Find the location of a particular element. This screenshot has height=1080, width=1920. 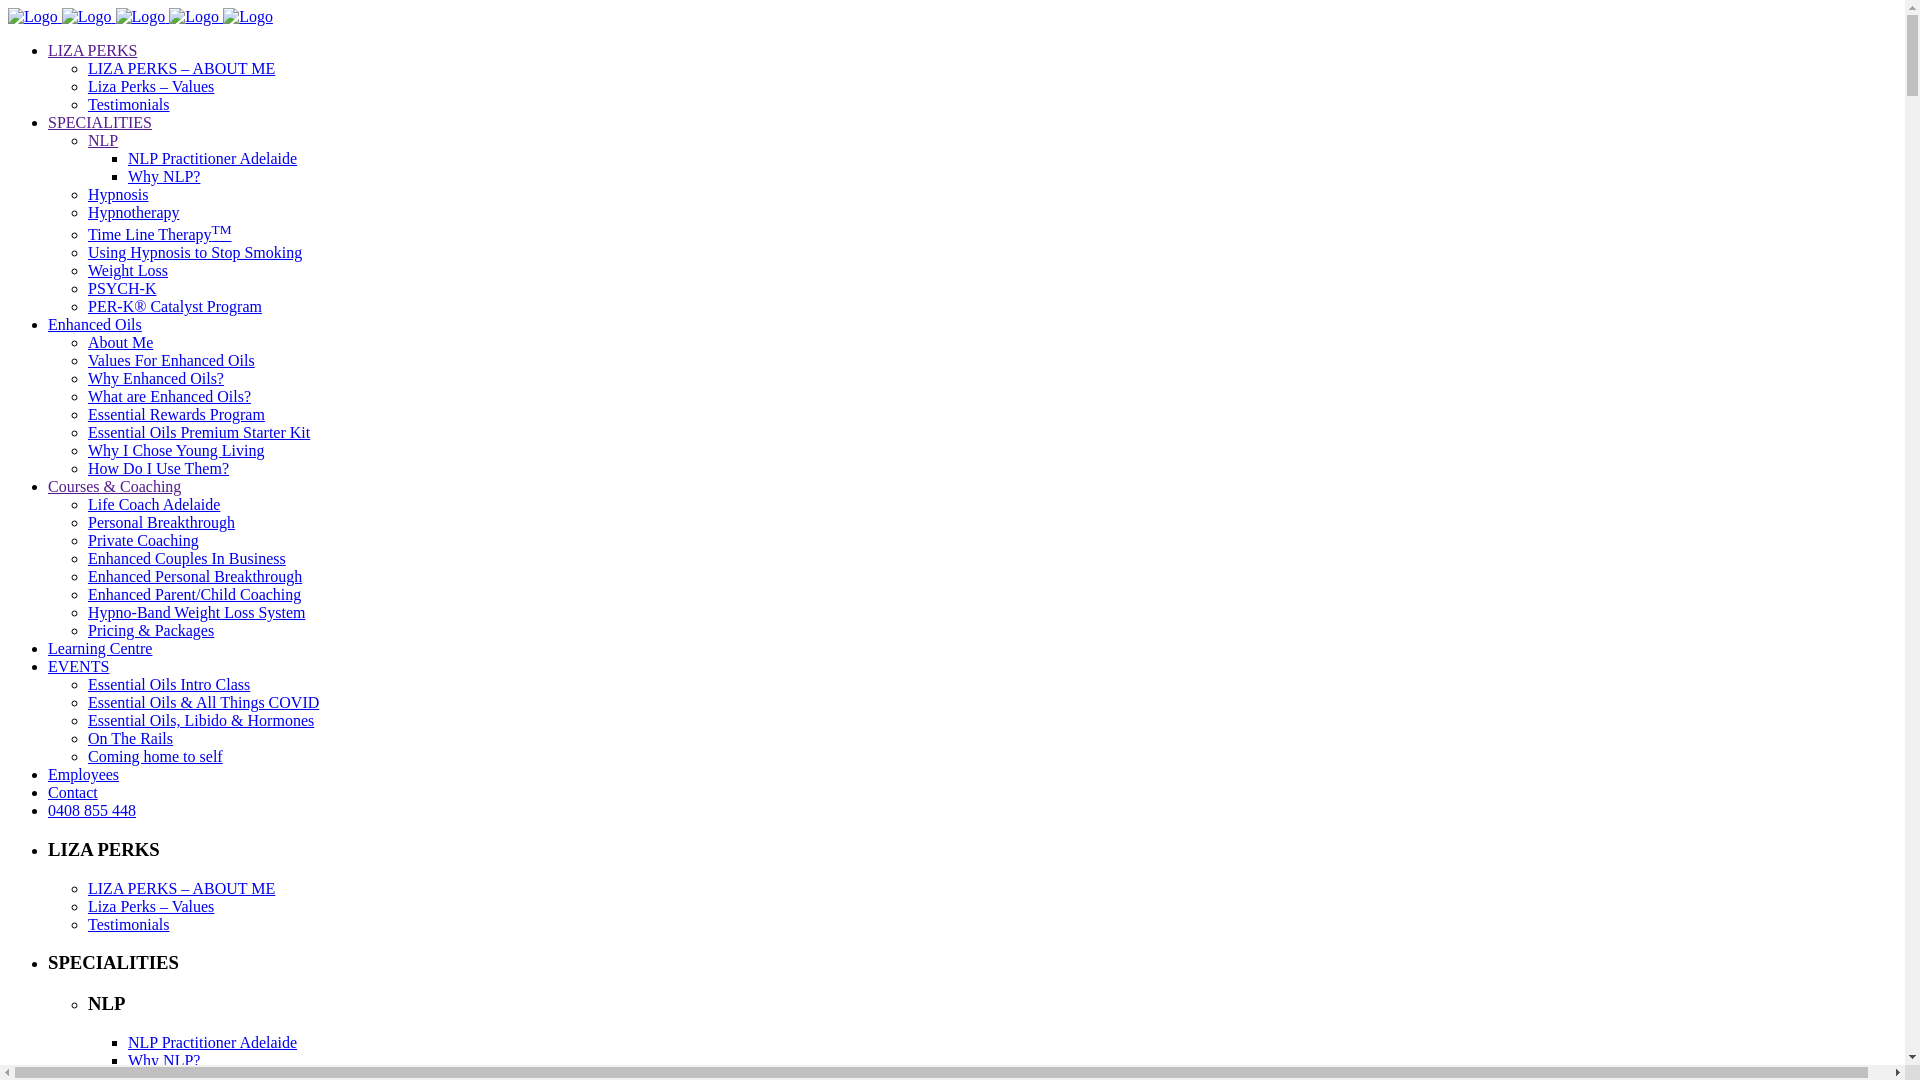

'Essential Oils Premium Starter Kit' is located at coordinates (198, 431).